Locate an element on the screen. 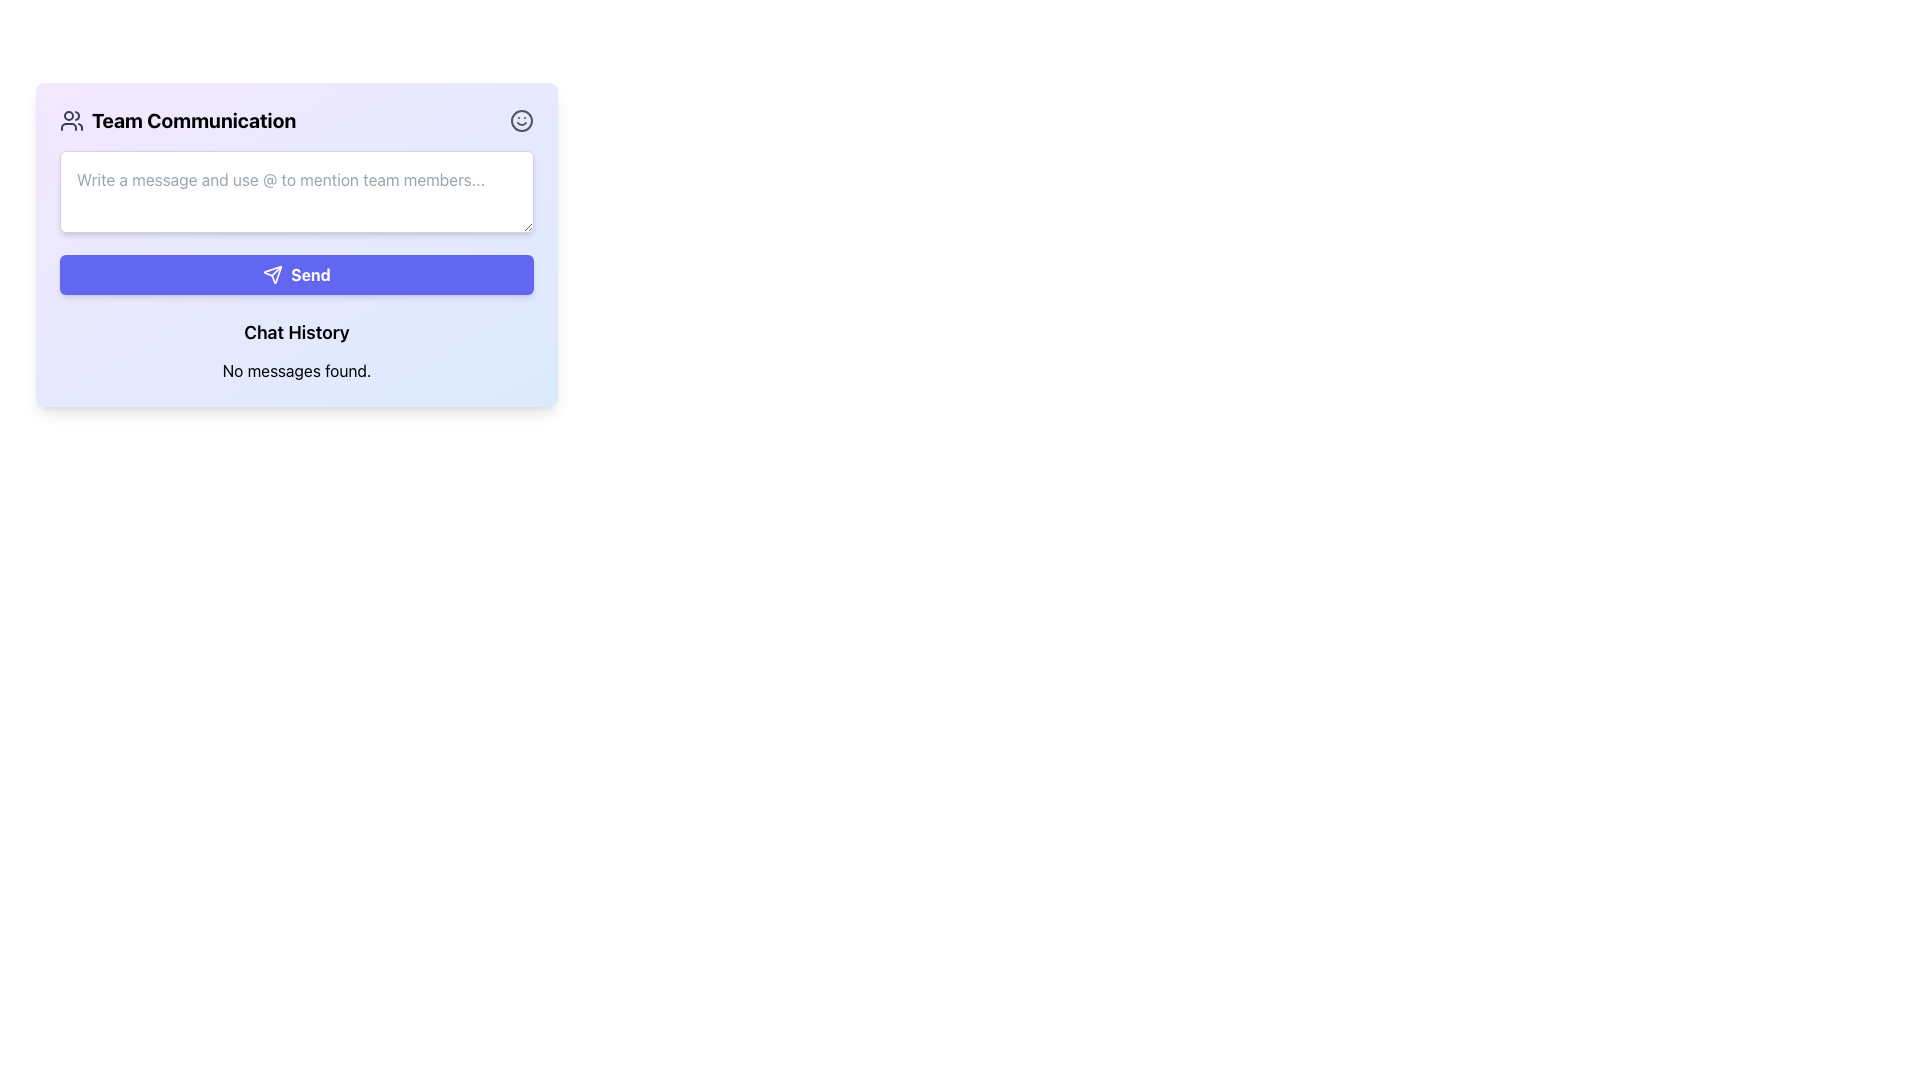  the paper airplane icon inside the 'Send' button, which is located below the input field for messages is located at coordinates (272, 274).